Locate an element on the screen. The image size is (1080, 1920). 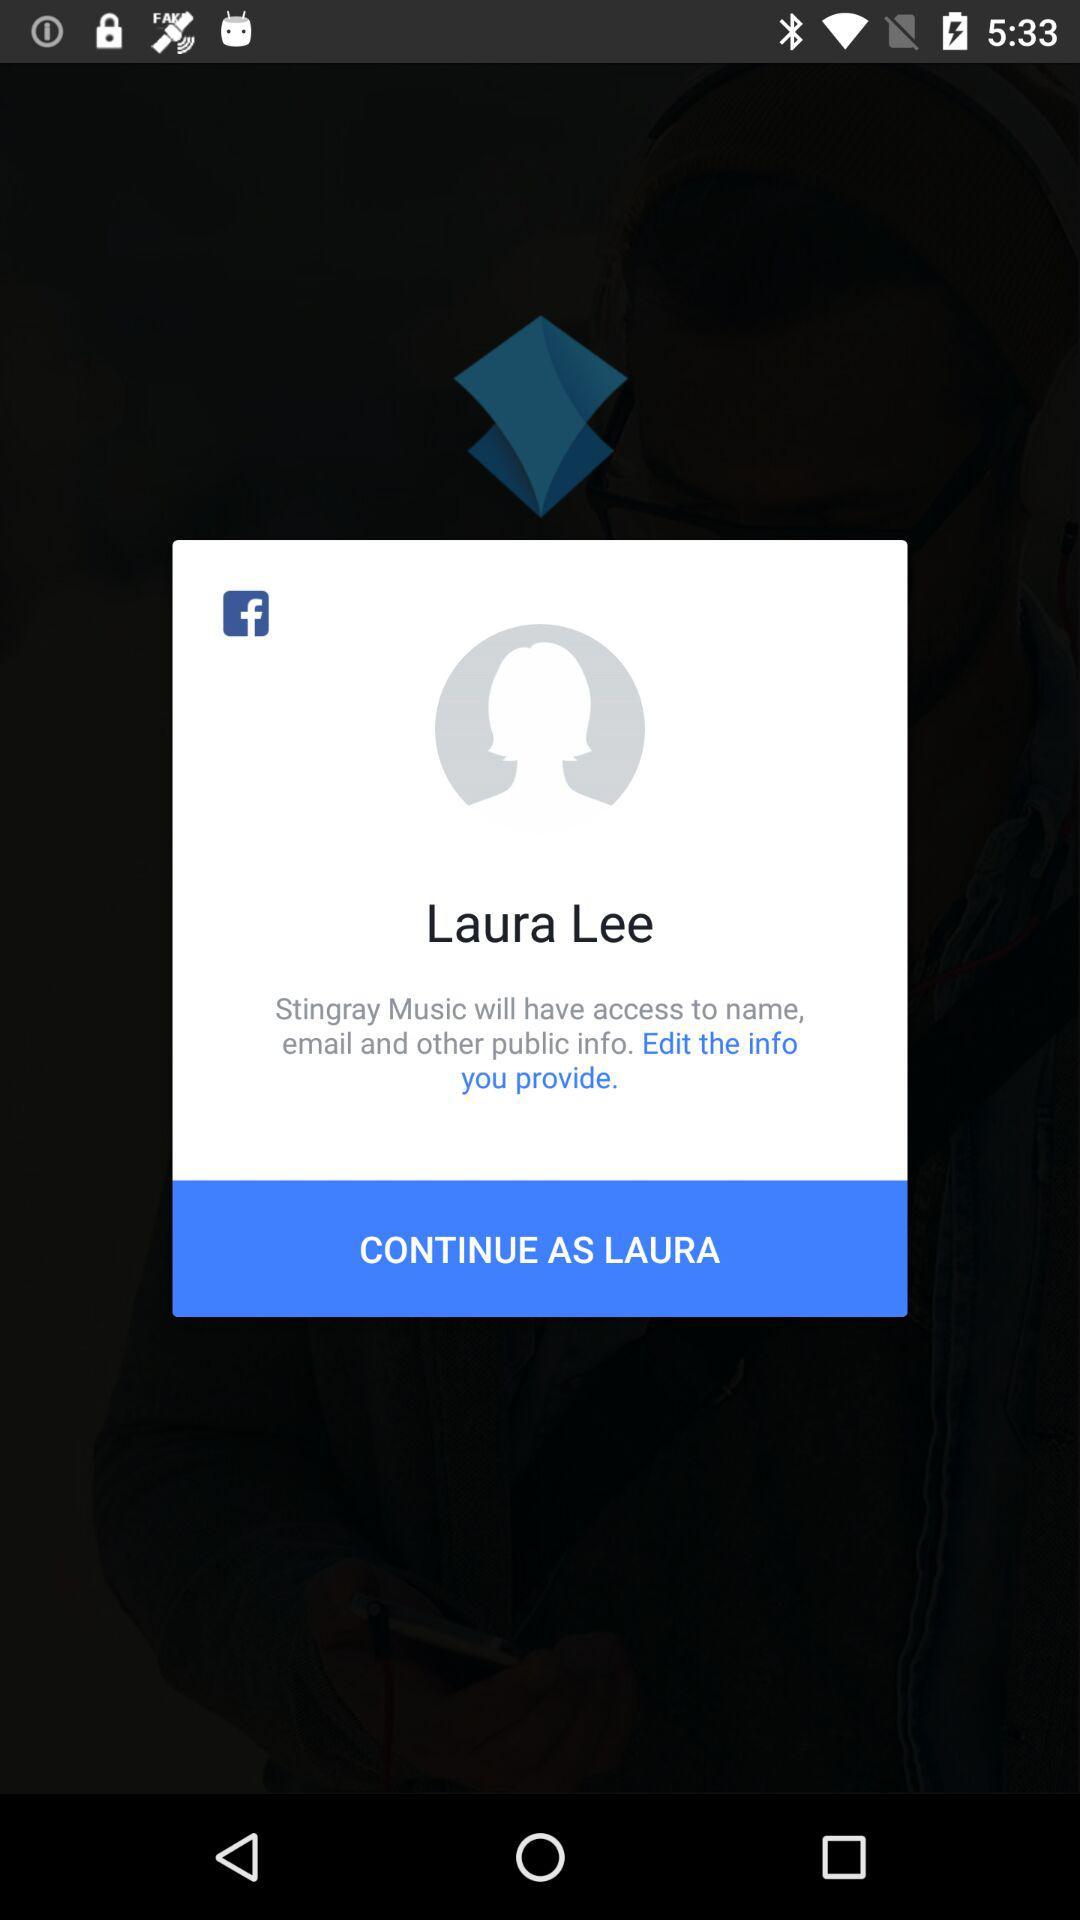
stingray music will icon is located at coordinates (540, 1041).